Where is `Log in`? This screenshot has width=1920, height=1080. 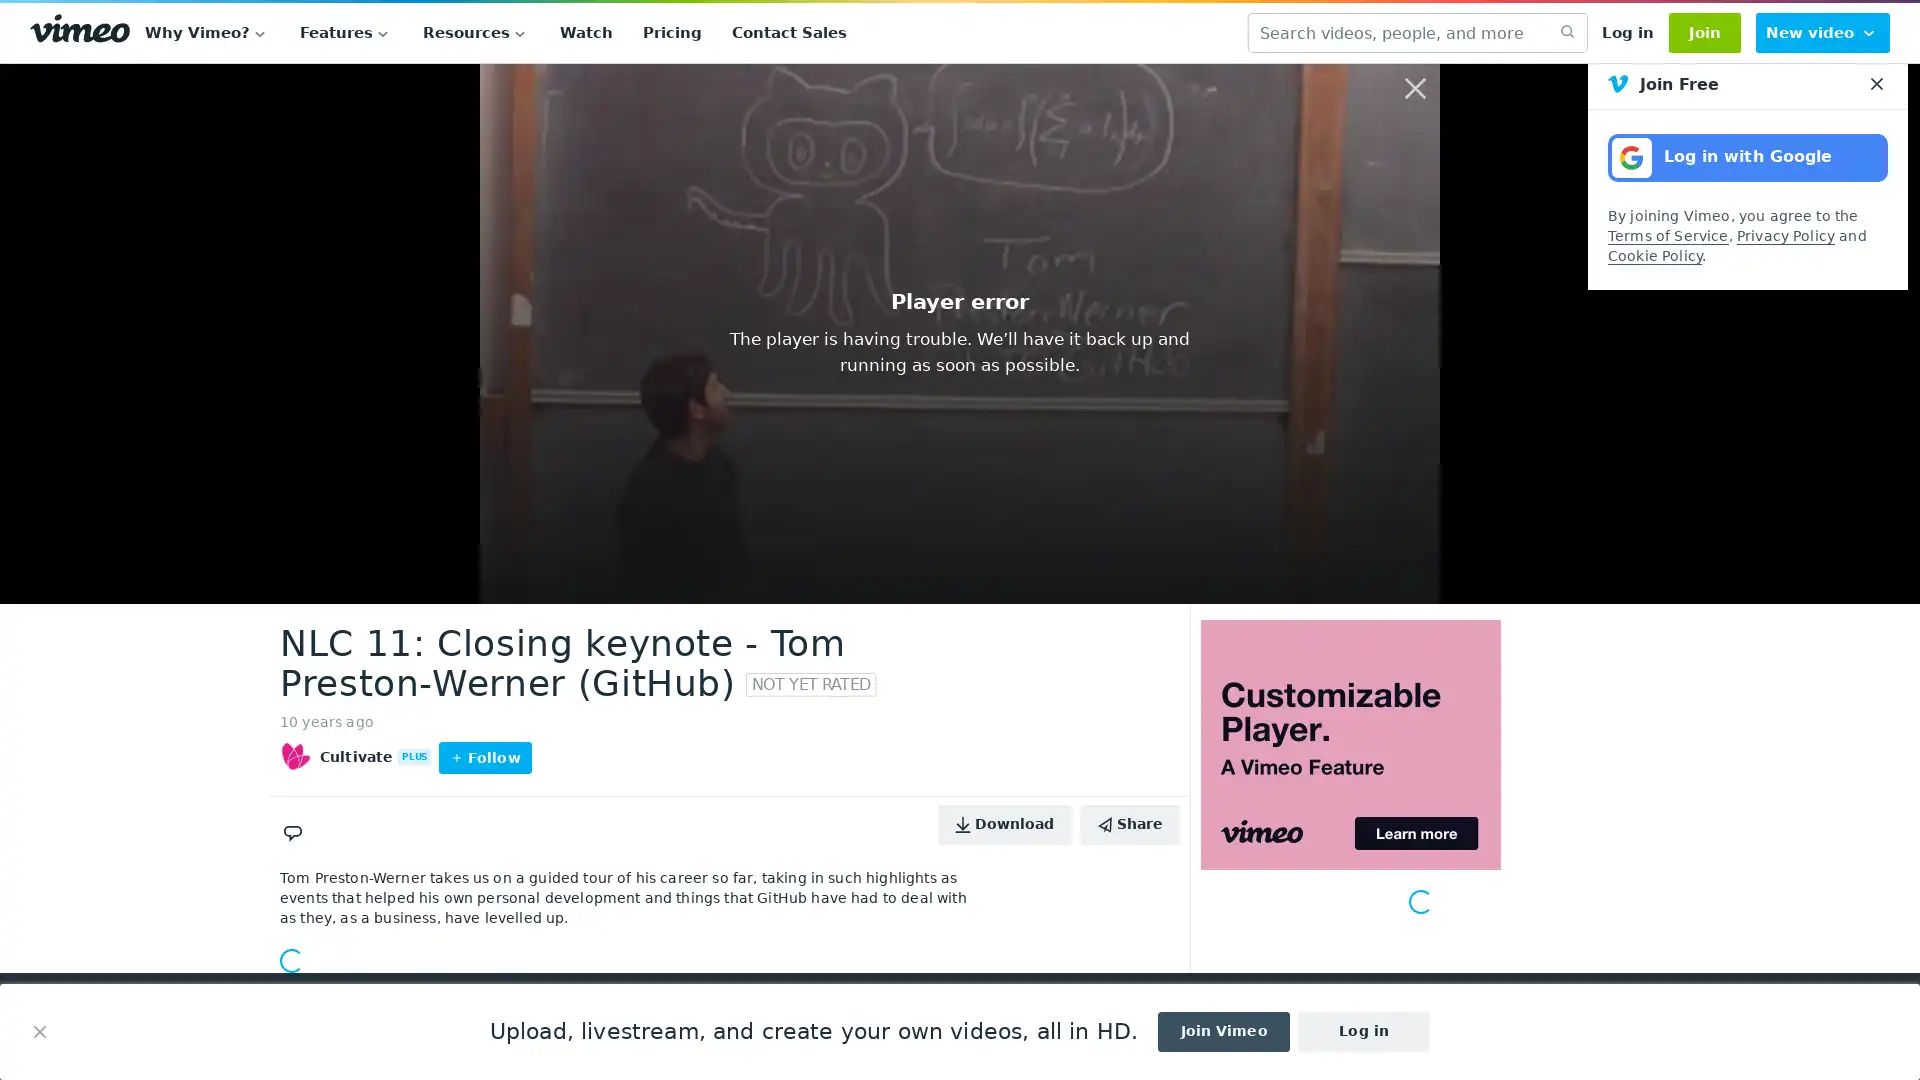 Log in is located at coordinates (1362, 1032).